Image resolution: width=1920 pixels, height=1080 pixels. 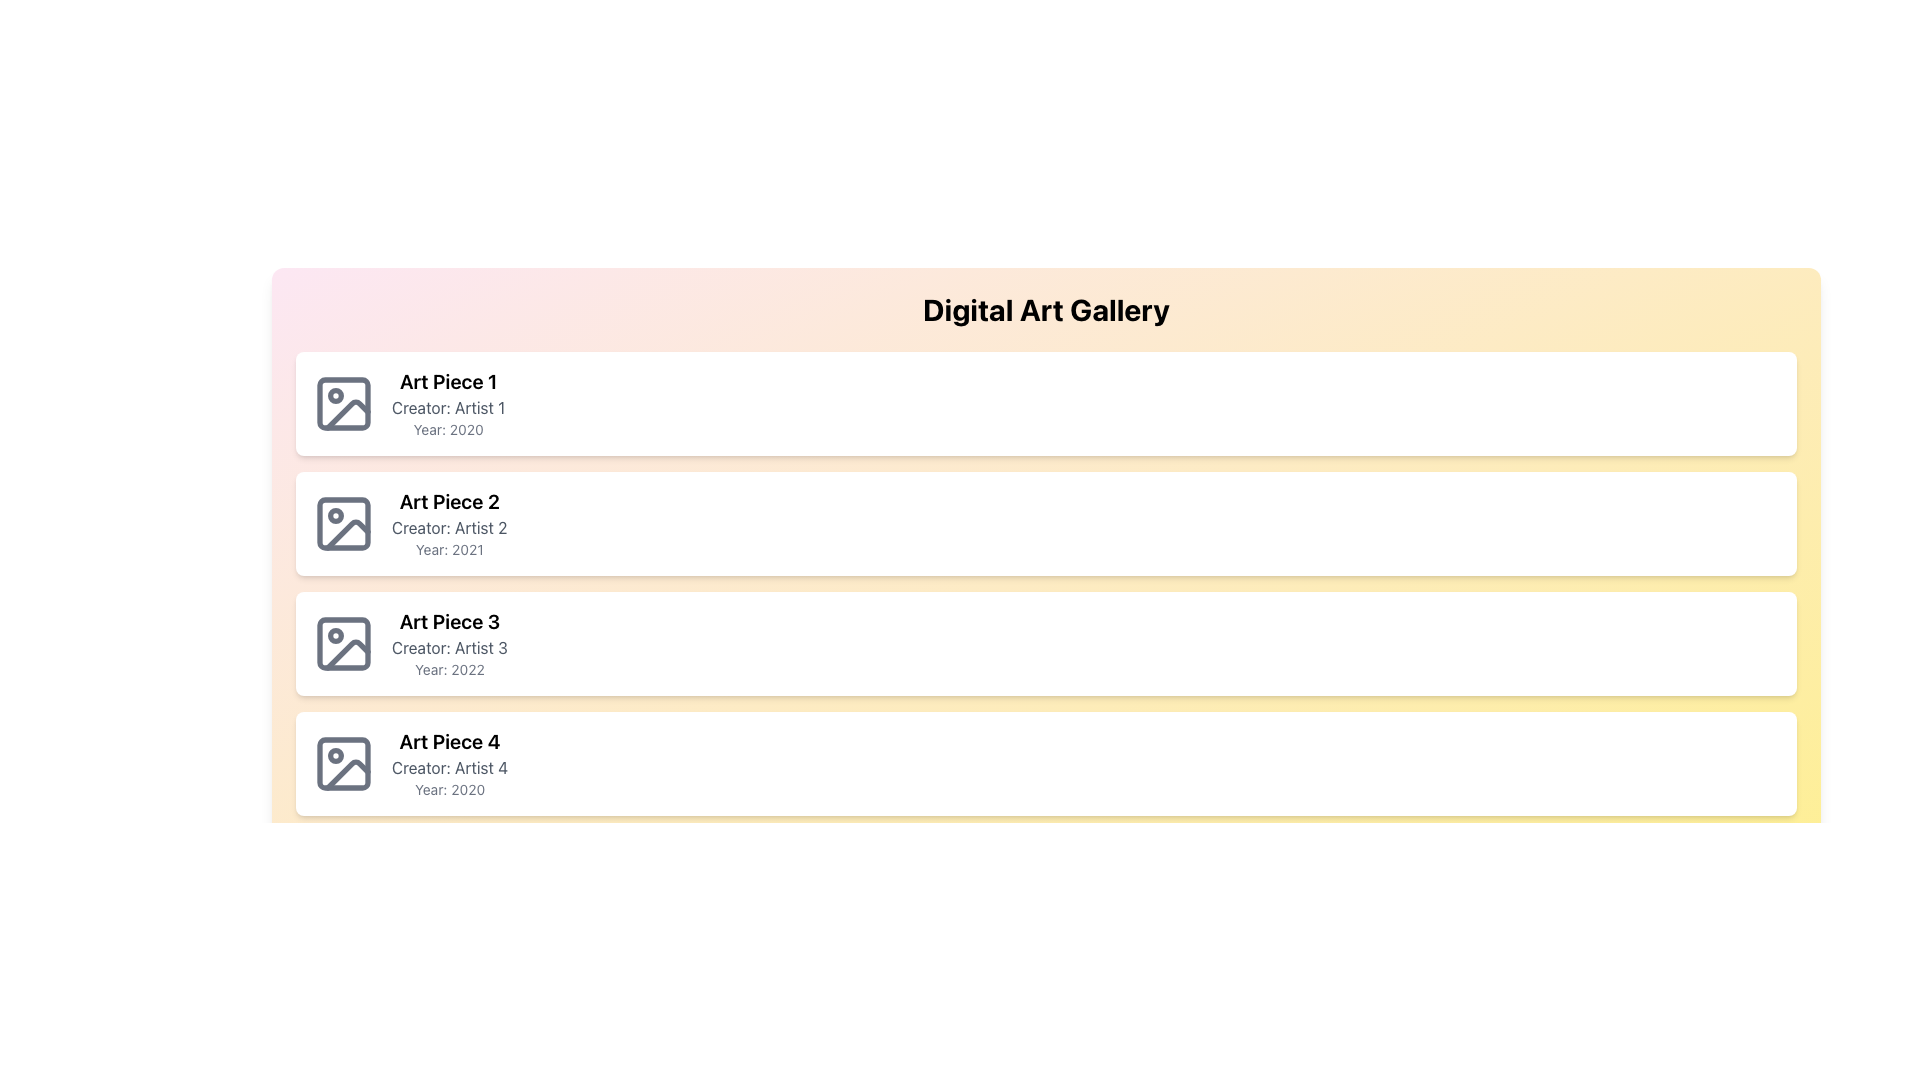 I want to click on the static text label displaying the year associated with 'Art Piece 2', which is positioned below the 'Creator: Artist 2' text, so click(x=448, y=550).